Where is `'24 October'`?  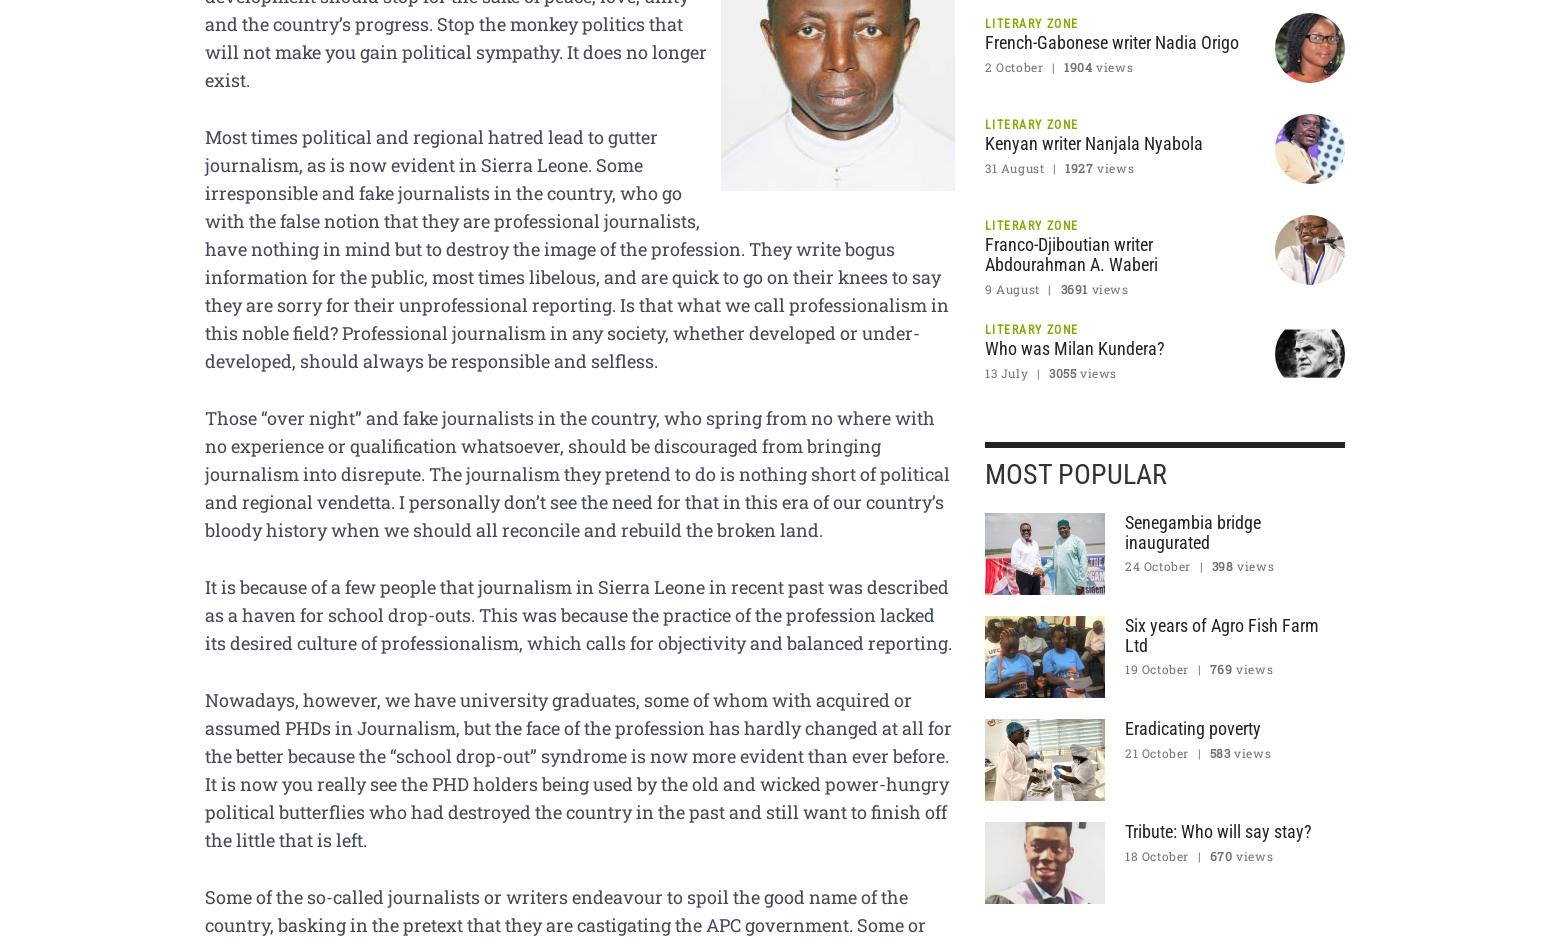 '24 October' is located at coordinates (1157, 564).